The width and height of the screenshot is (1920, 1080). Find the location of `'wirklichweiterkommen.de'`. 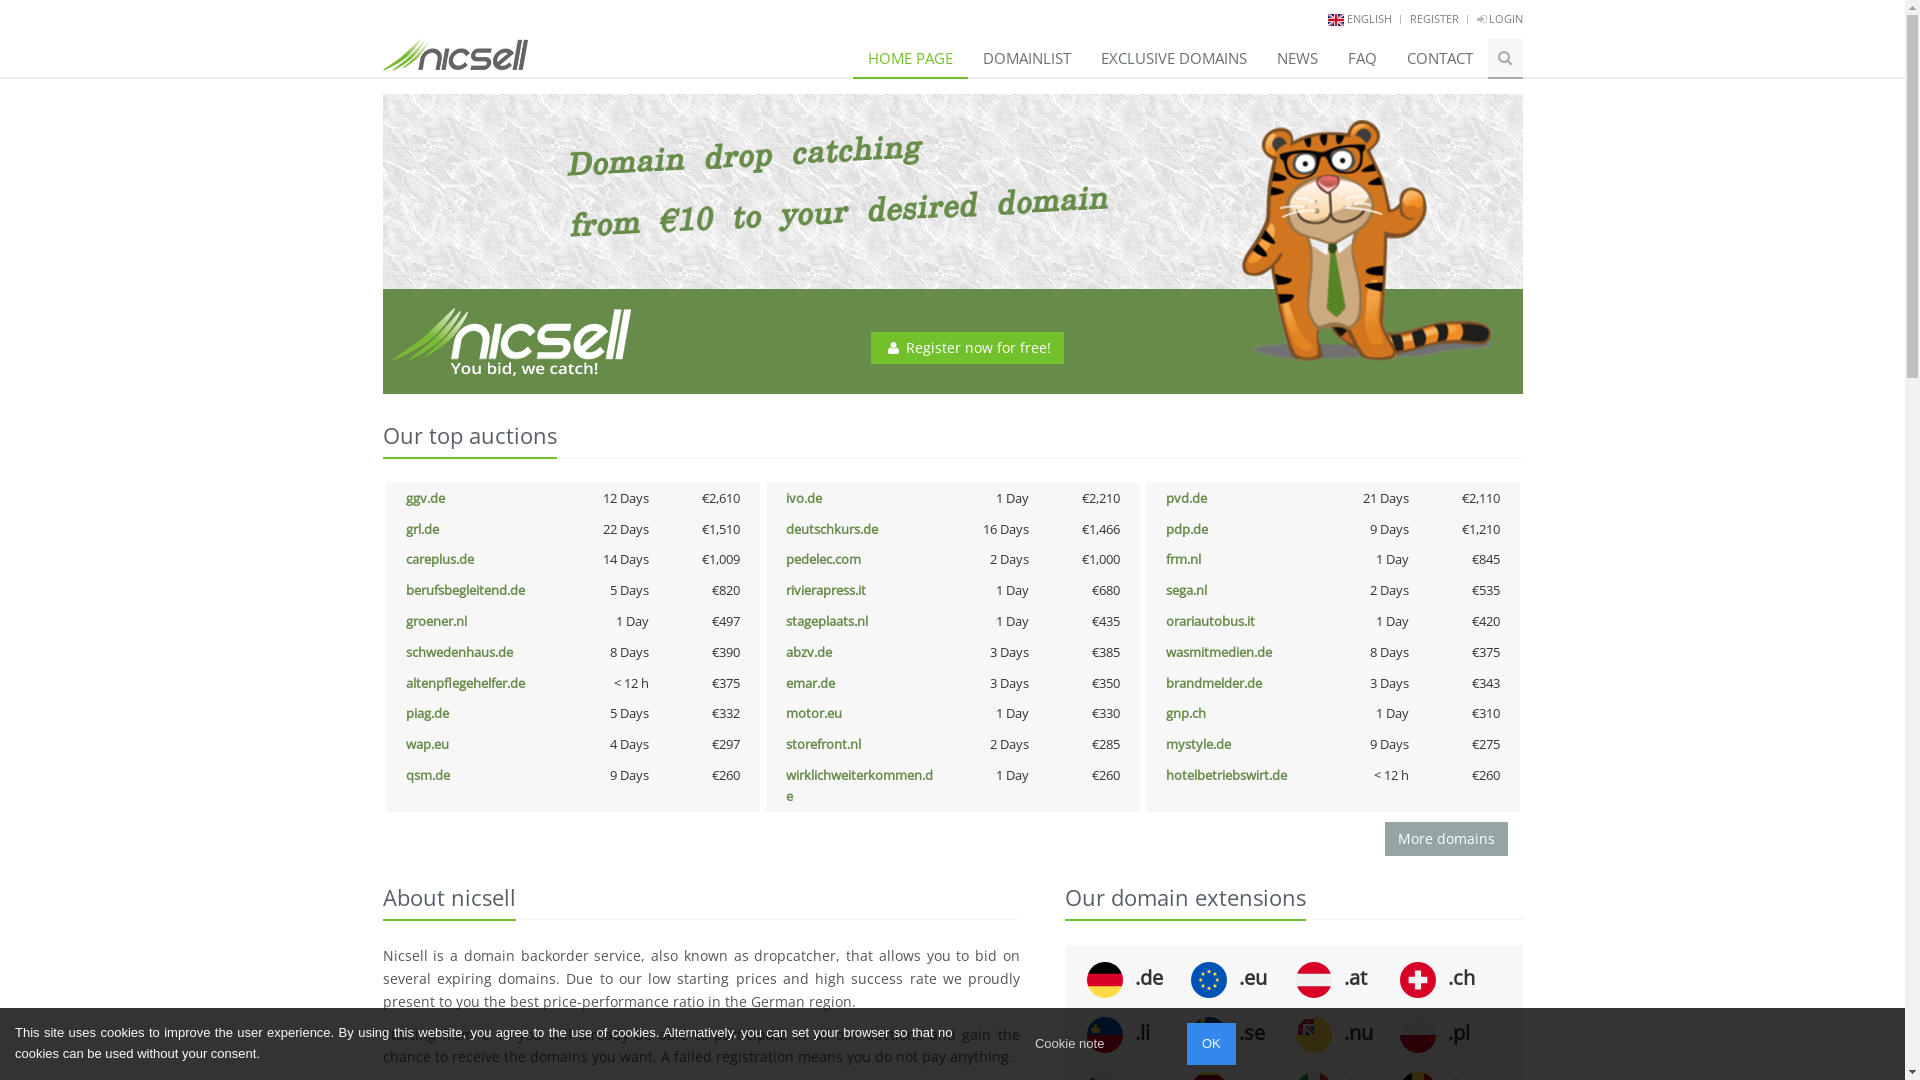

'wirklichweiterkommen.de' is located at coordinates (859, 784).